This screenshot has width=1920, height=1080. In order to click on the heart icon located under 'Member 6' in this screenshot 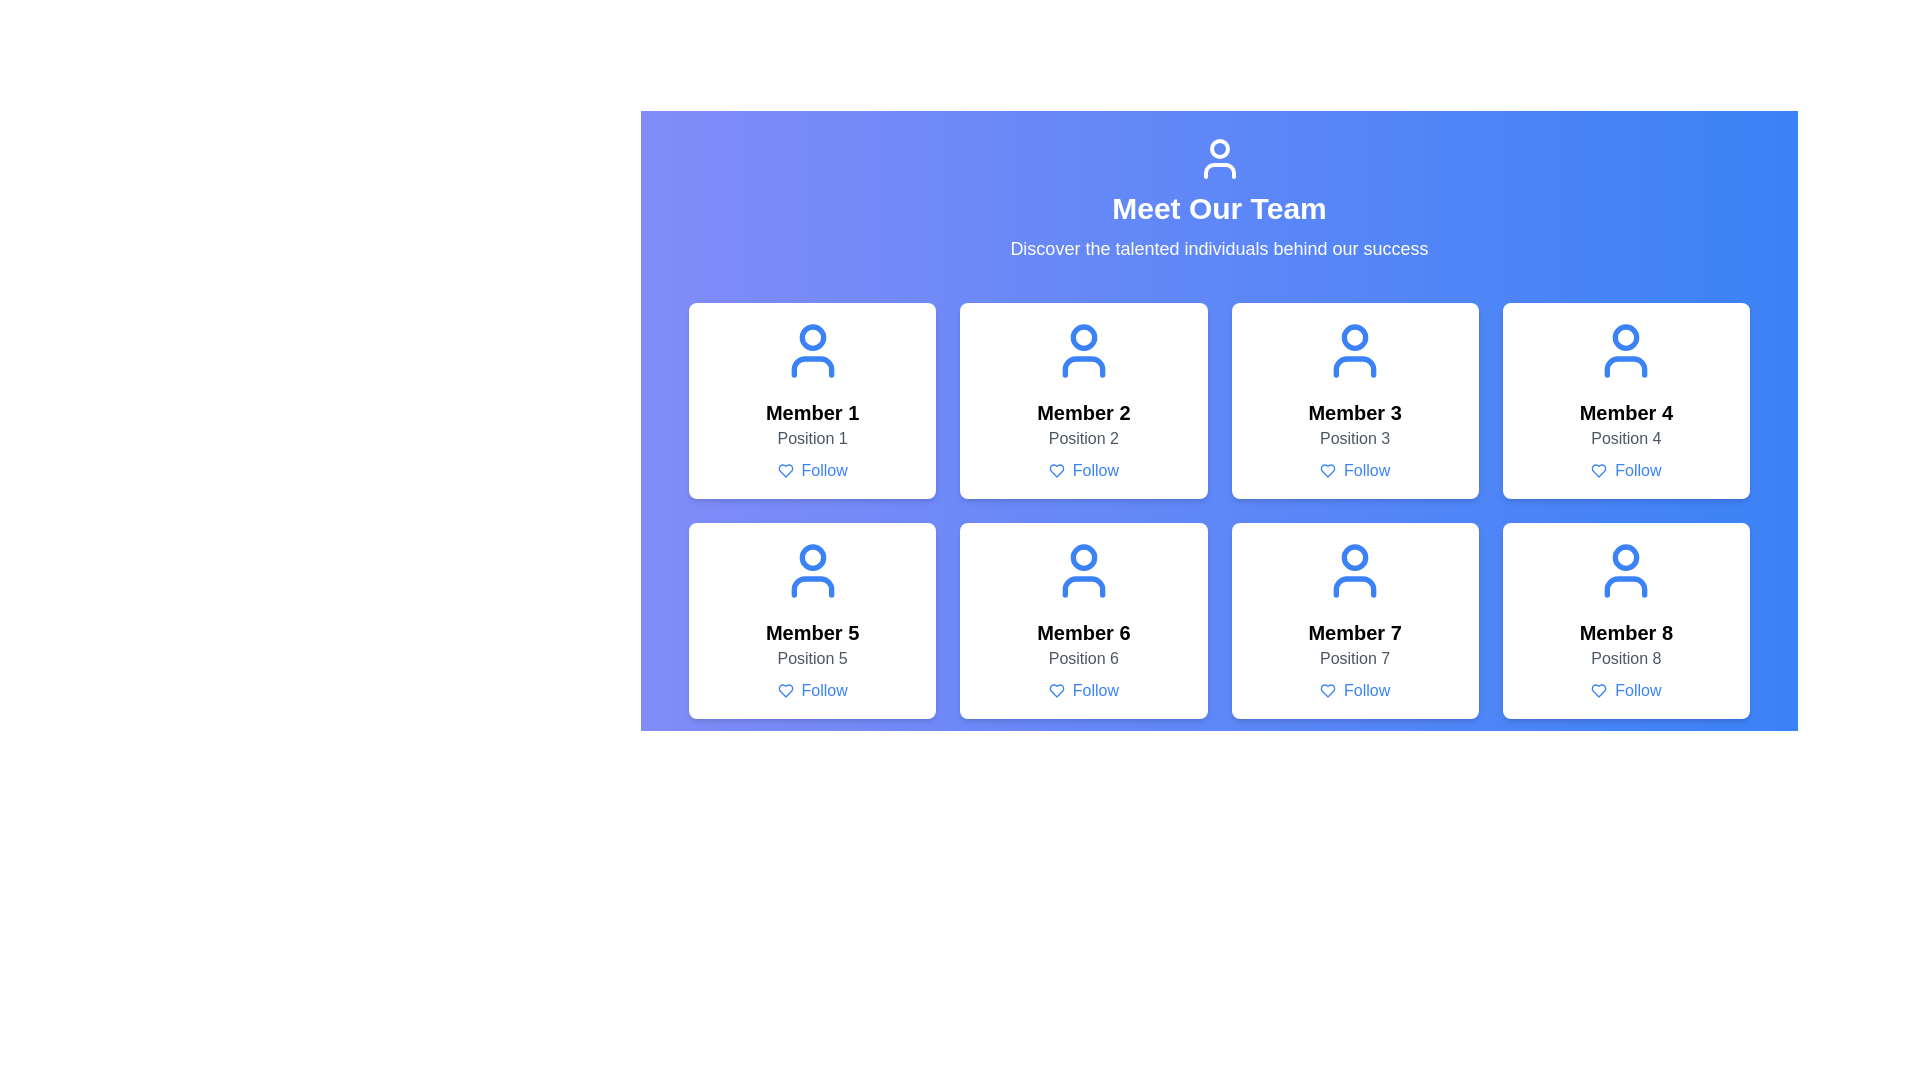, I will do `click(1055, 689)`.